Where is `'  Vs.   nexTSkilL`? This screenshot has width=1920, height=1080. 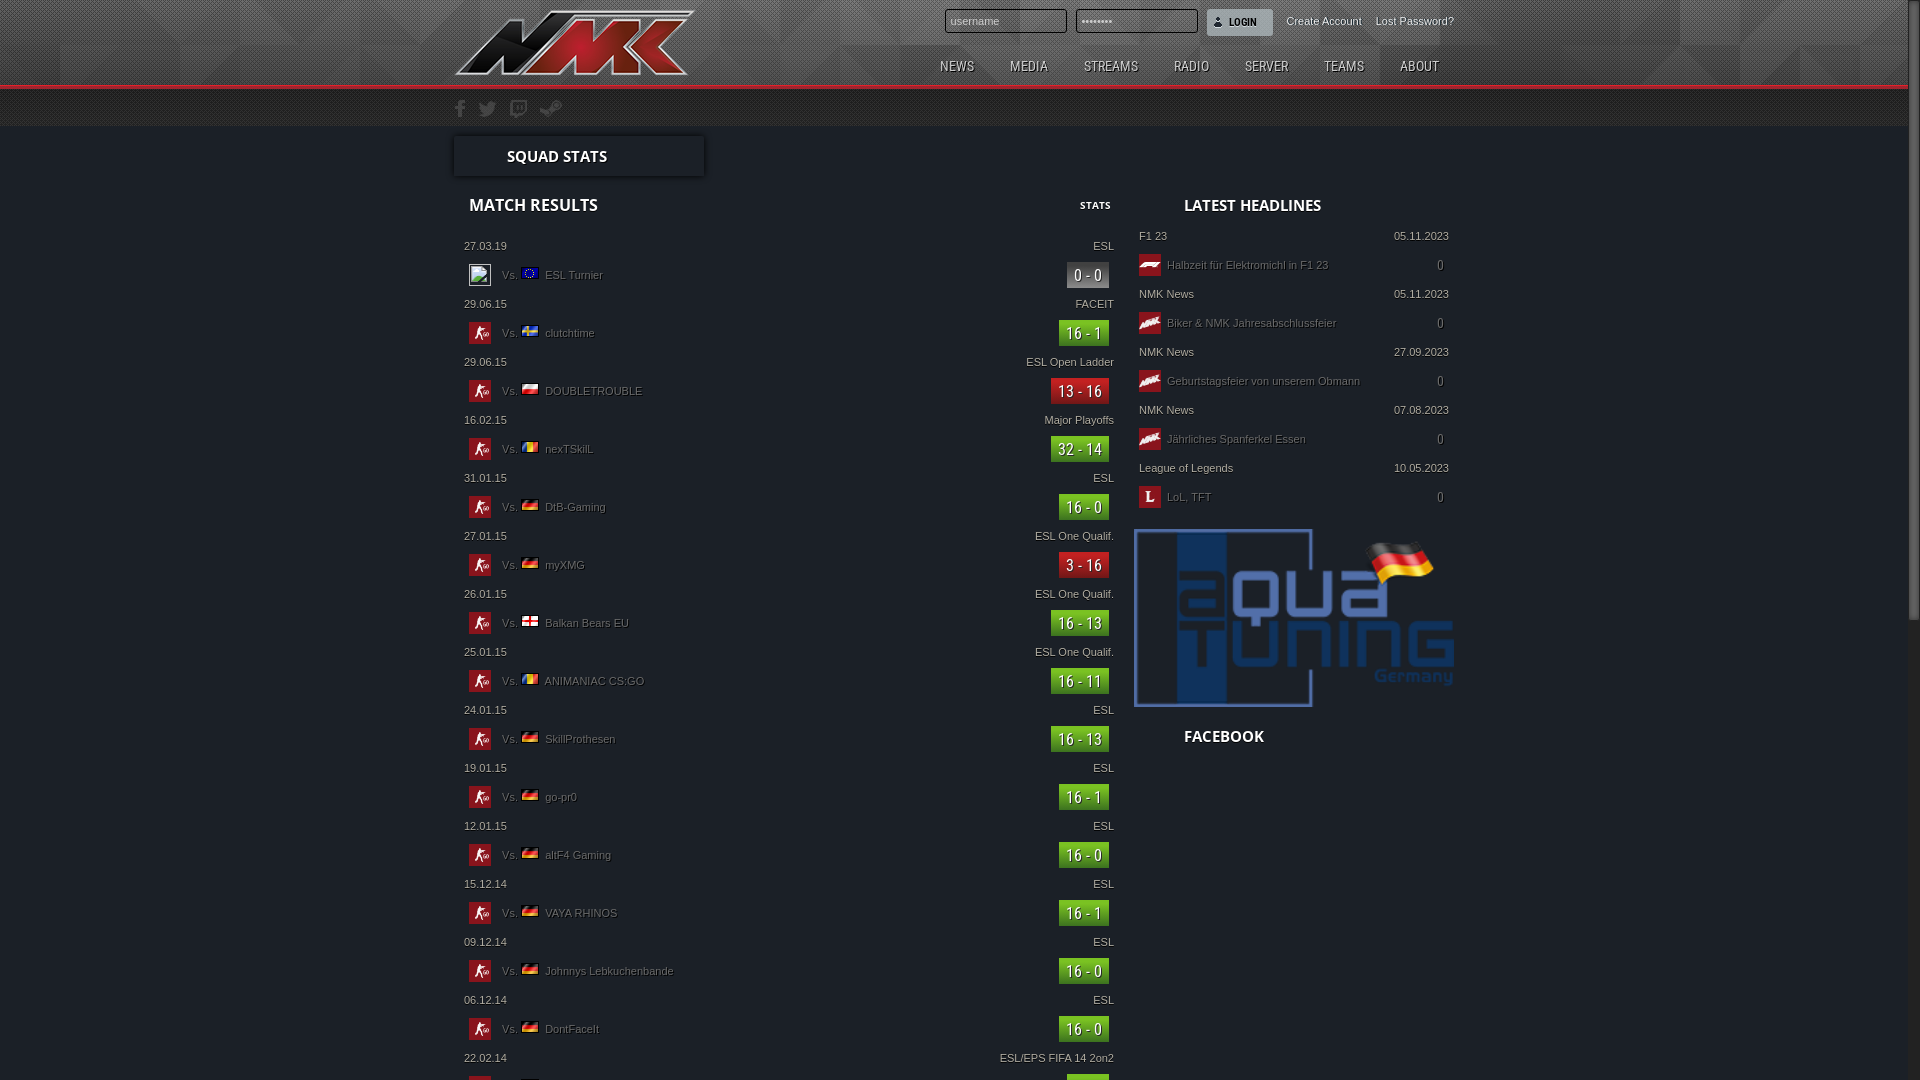
'  Vs.   nexTSkilL is located at coordinates (787, 447).